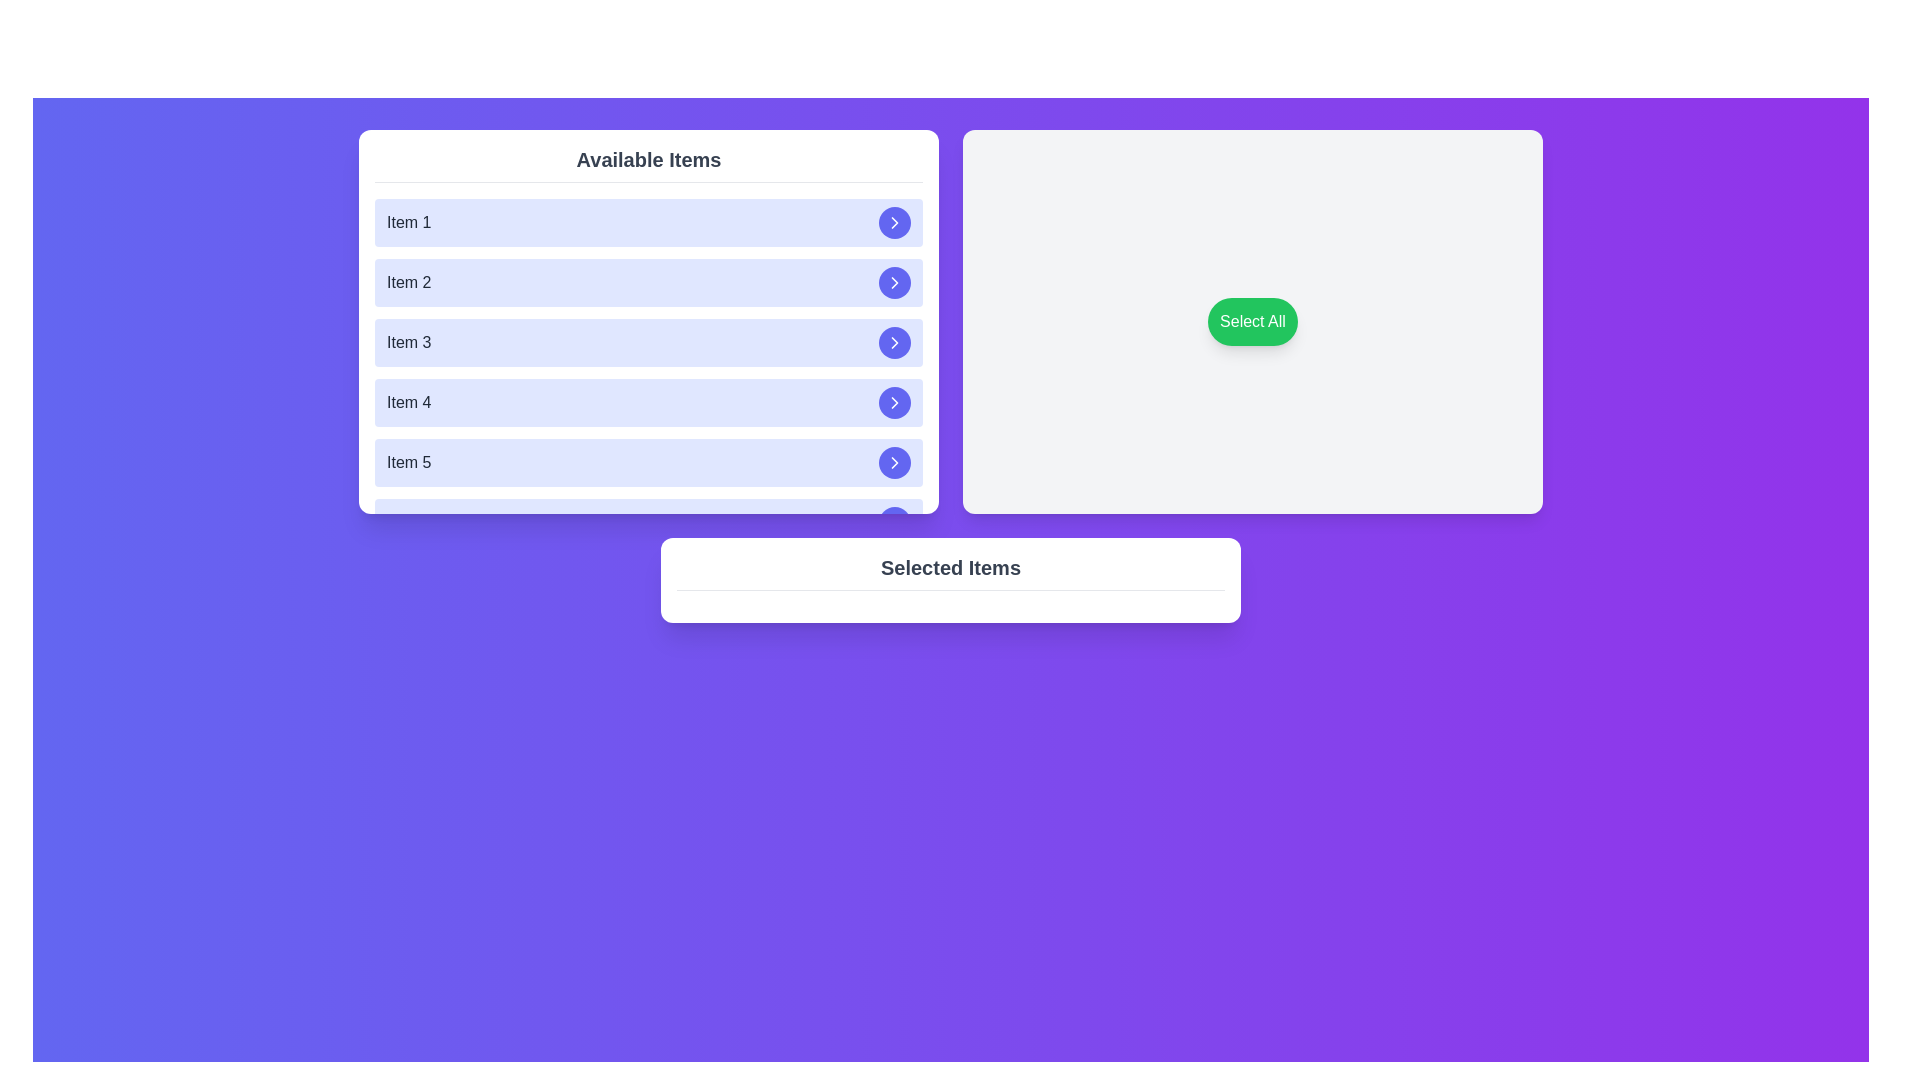 This screenshot has height=1080, width=1920. Describe the element at coordinates (893, 342) in the screenshot. I see `the circular button with an indigo background and a white chevron pointing right, located` at that location.